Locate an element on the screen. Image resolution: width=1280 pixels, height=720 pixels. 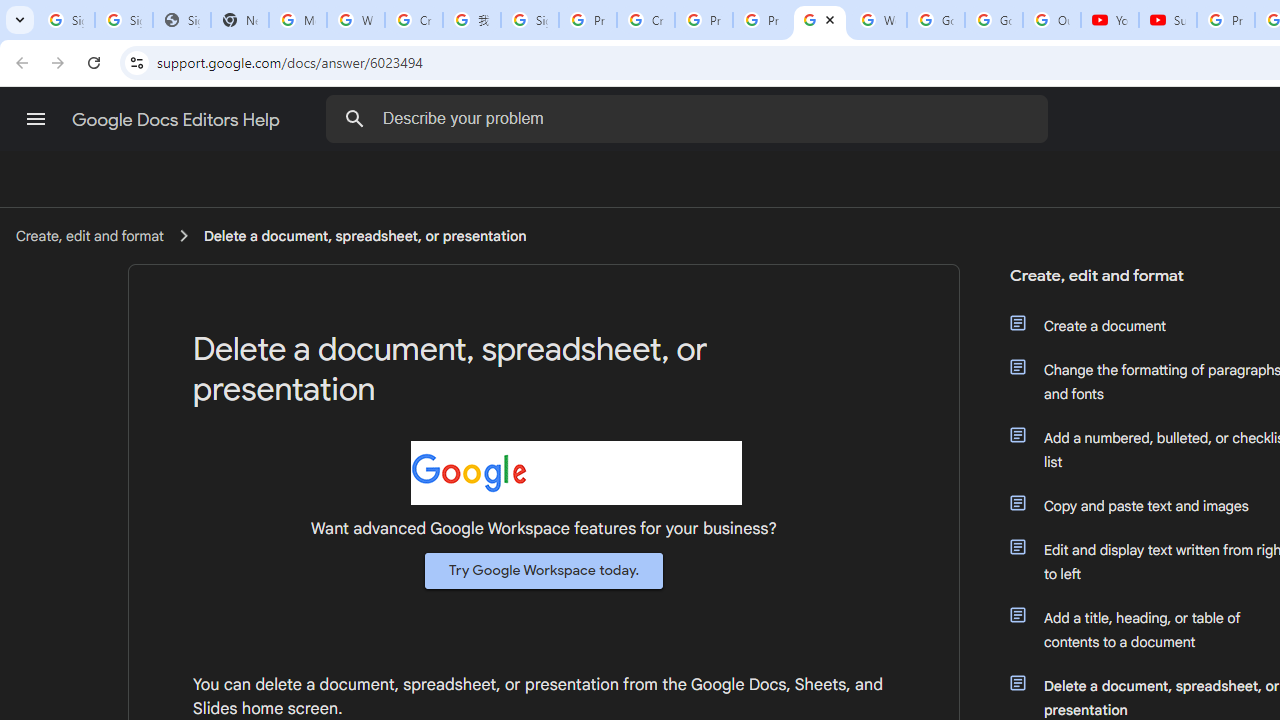
'Google Docs Editors Help' is located at coordinates (177, 119).